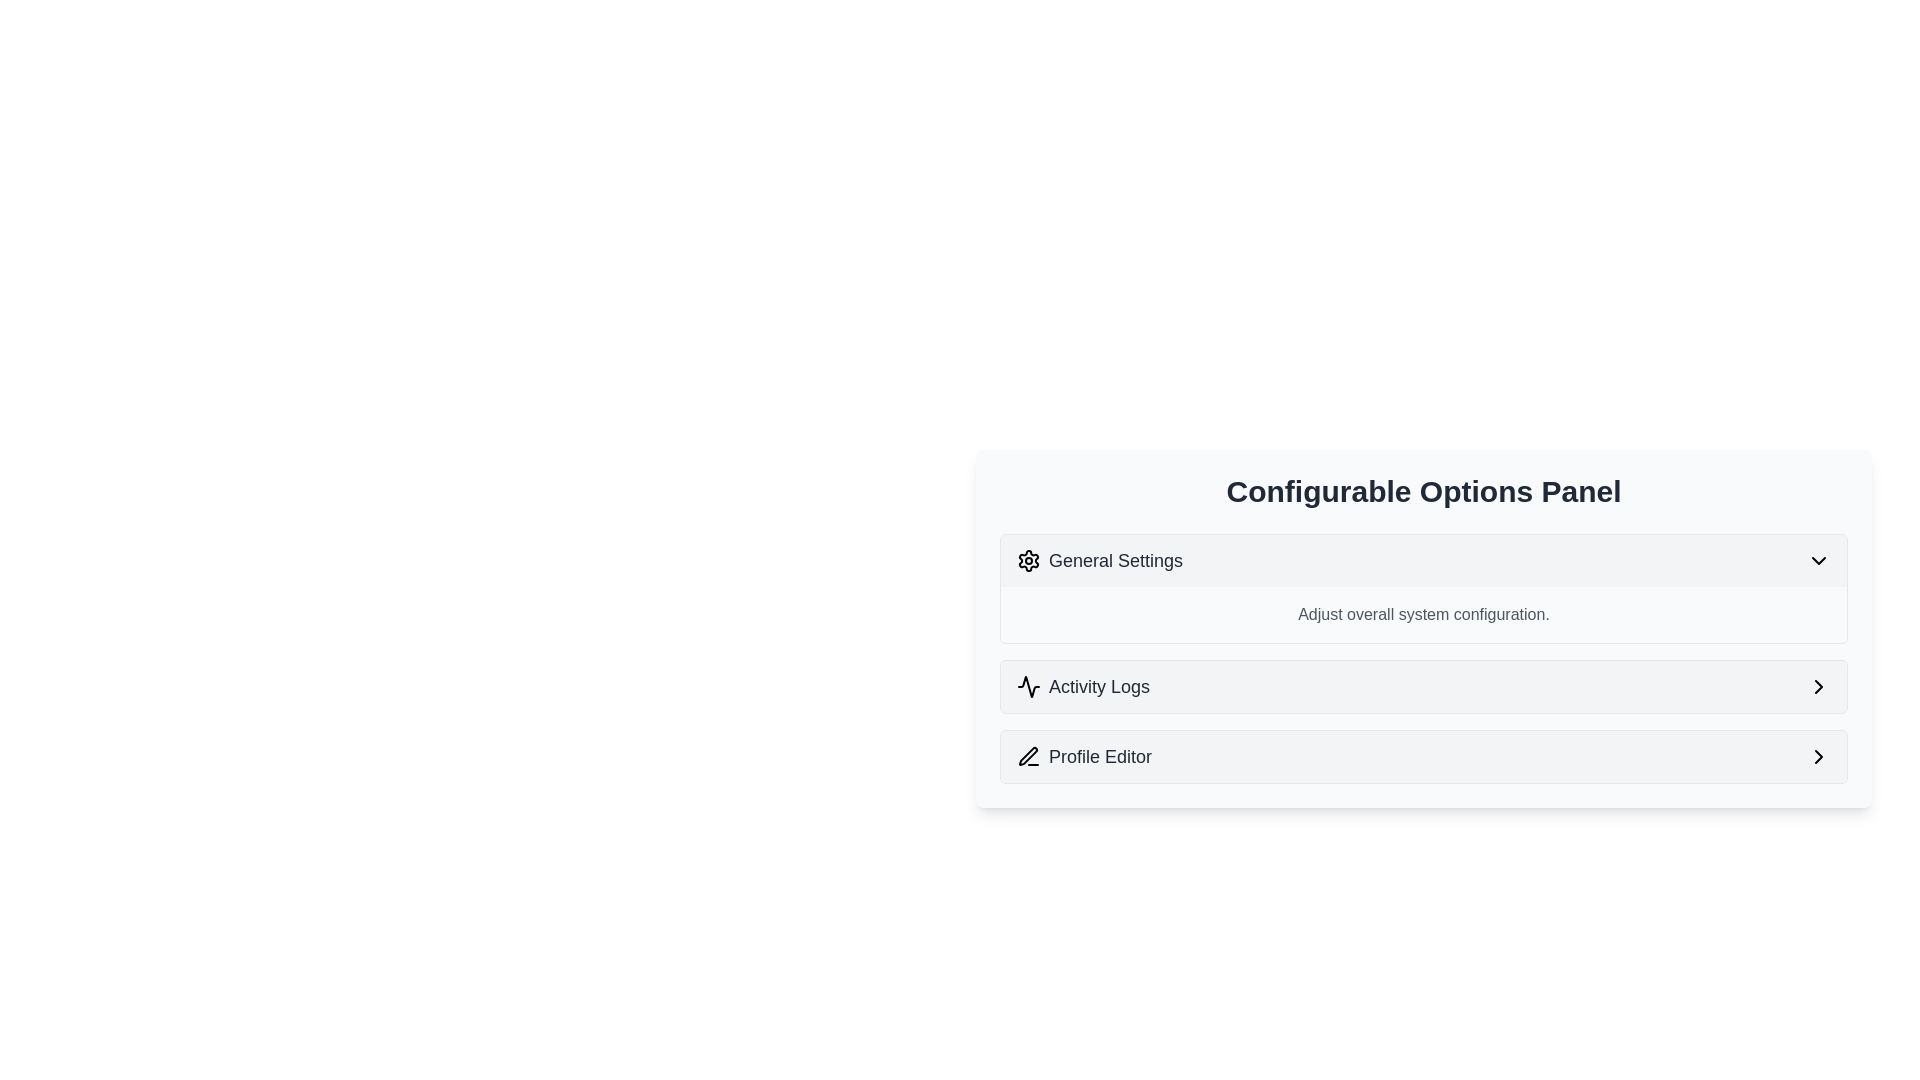 The height and width of the screenshot is (1080, 1920). What do you see at coordinates (1083, 756) in the screenshot?
I see `the Text label with an associated icon that serves as a navigational button for accessing the Profile Editor section of the application` at bounding box center [1083, 756].